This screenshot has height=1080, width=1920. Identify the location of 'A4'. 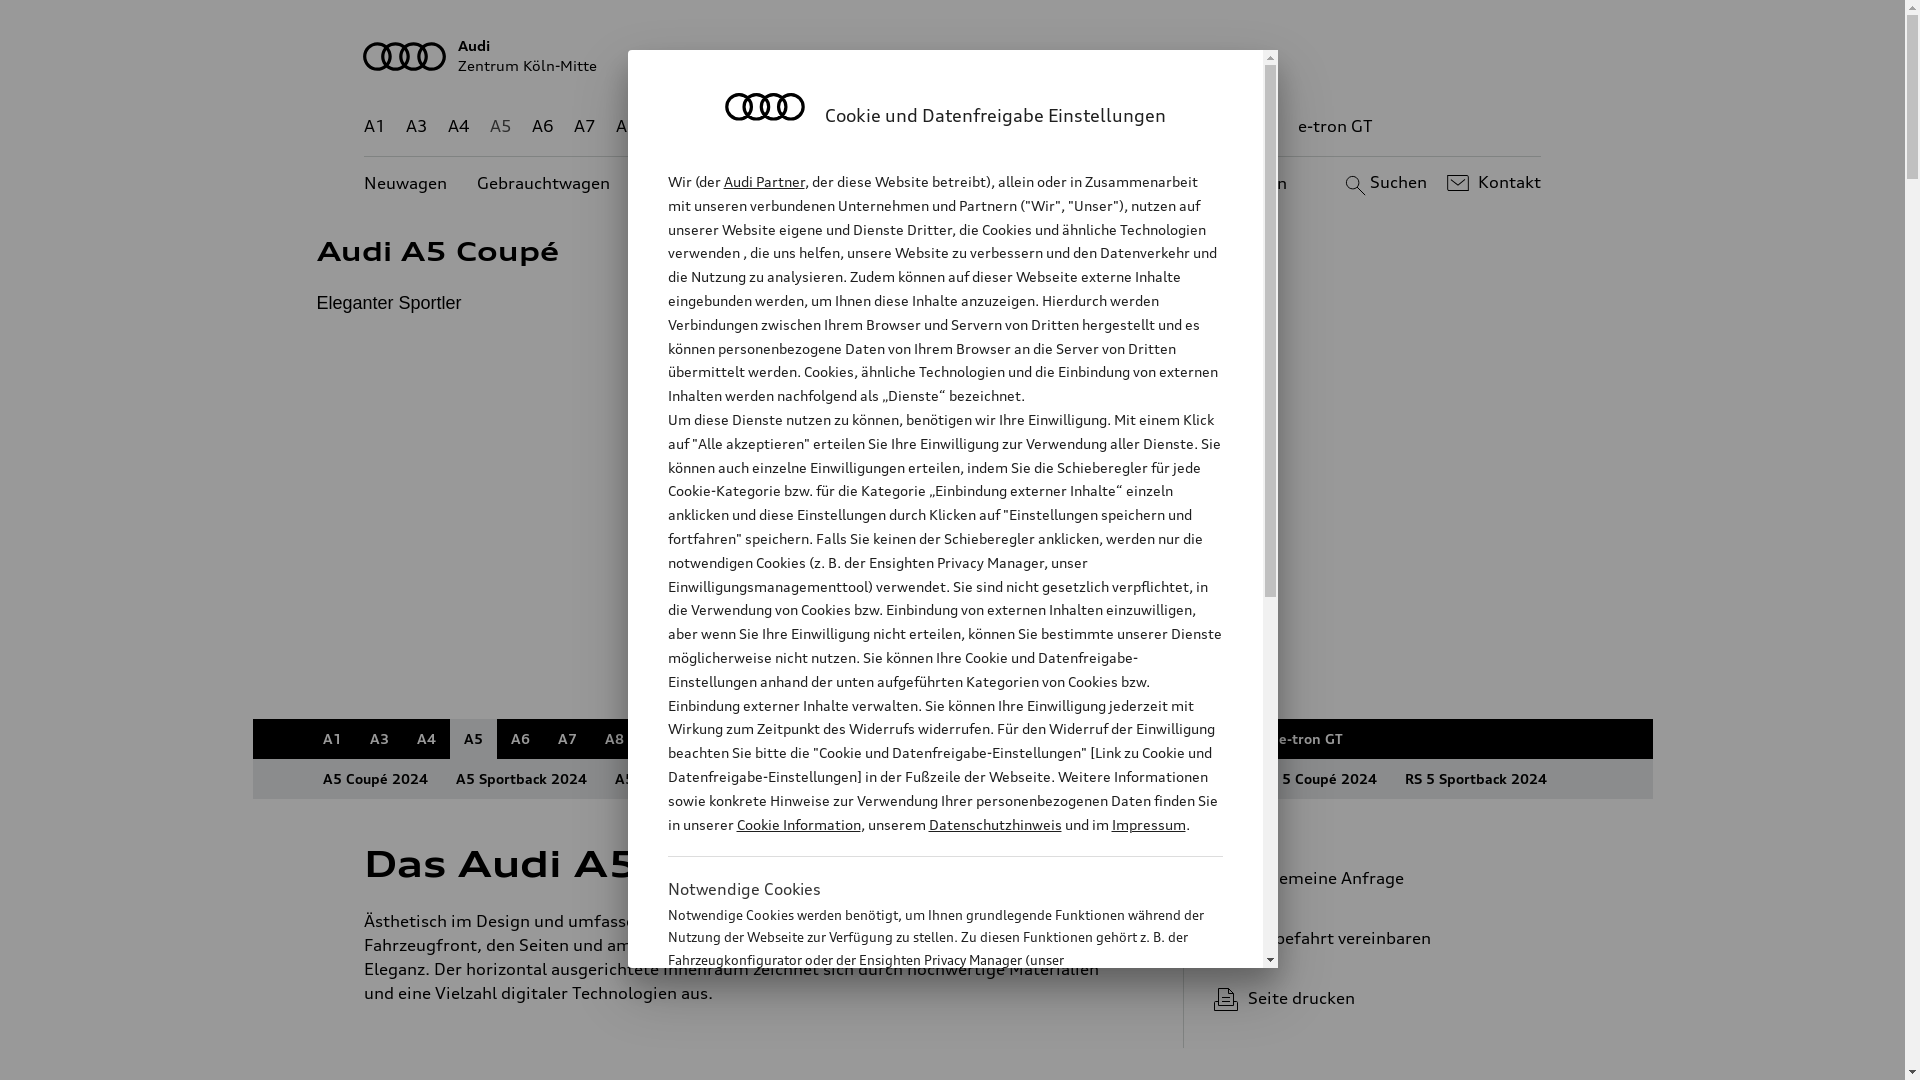
(424, 739).